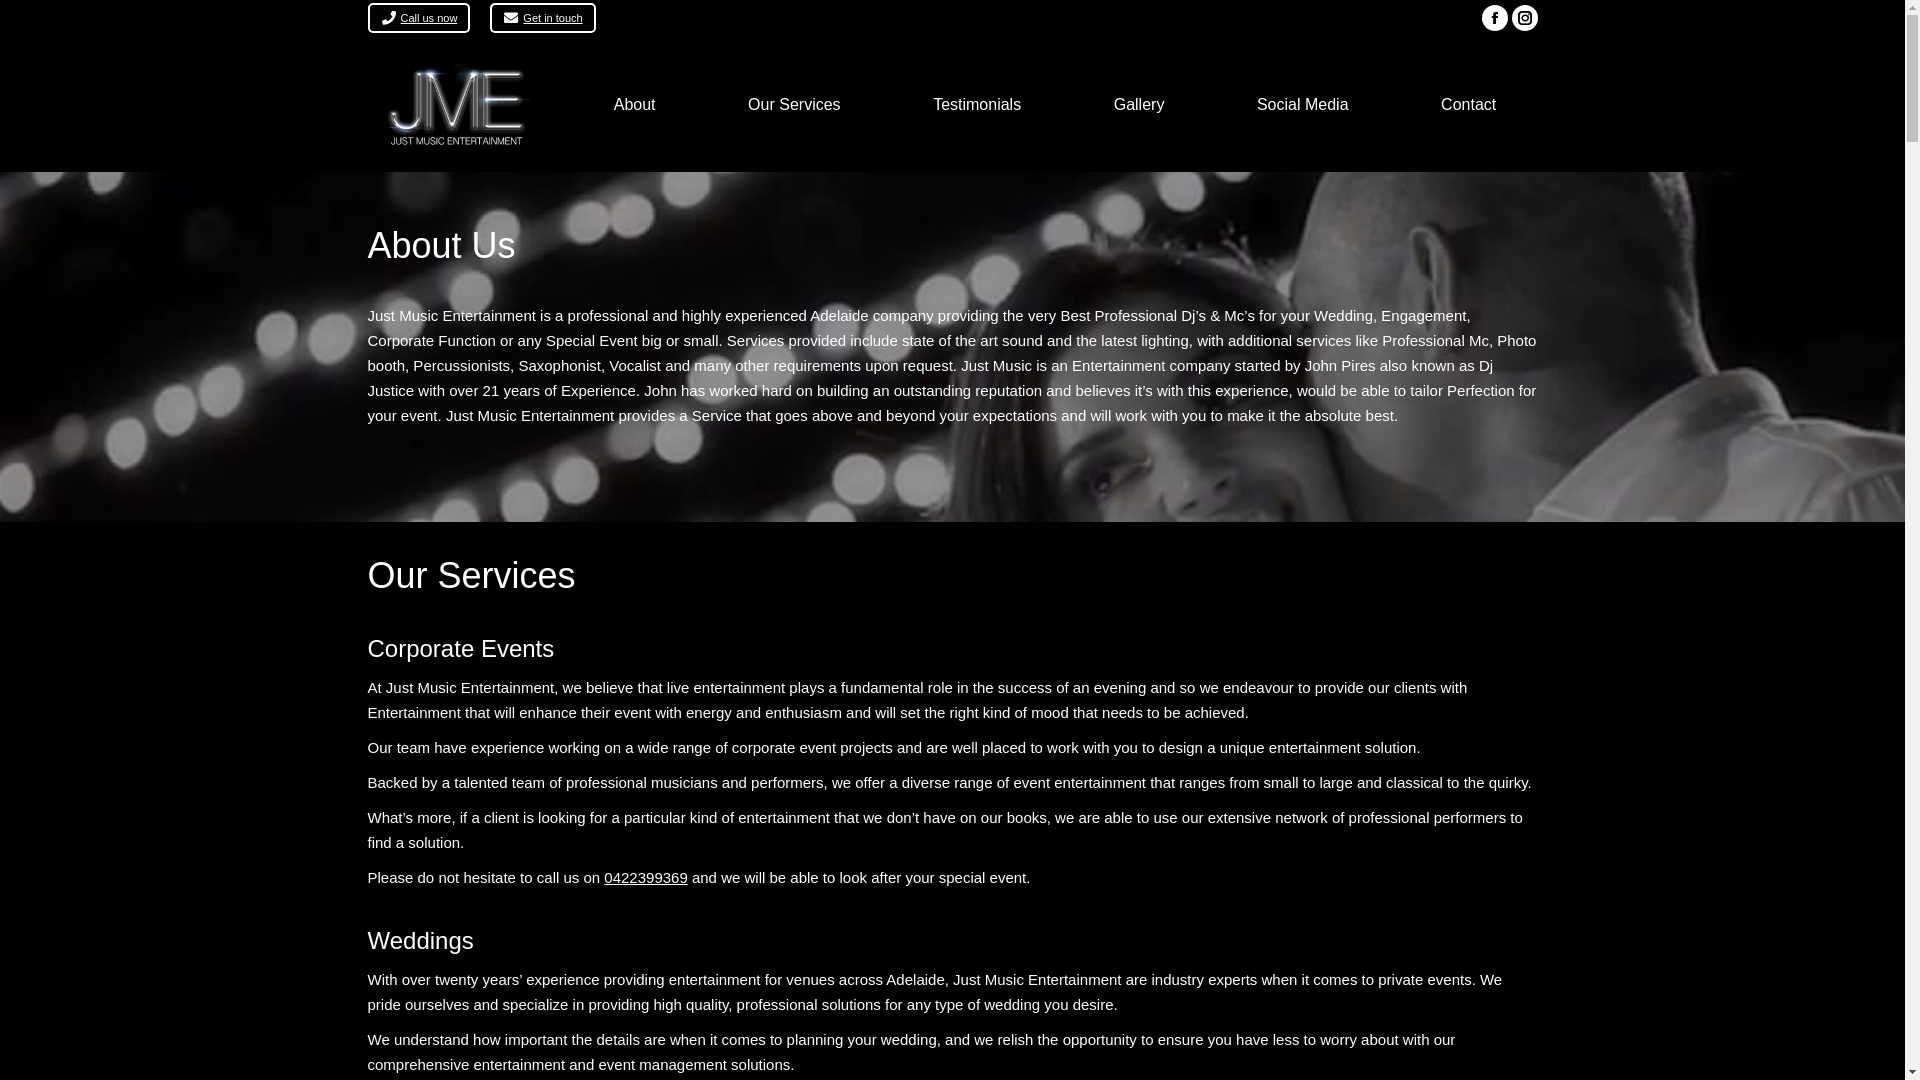 Image resolution: width=1920 pixels, height=1080 pixels. I want to click on 'Gallery', so click(1138, 104).